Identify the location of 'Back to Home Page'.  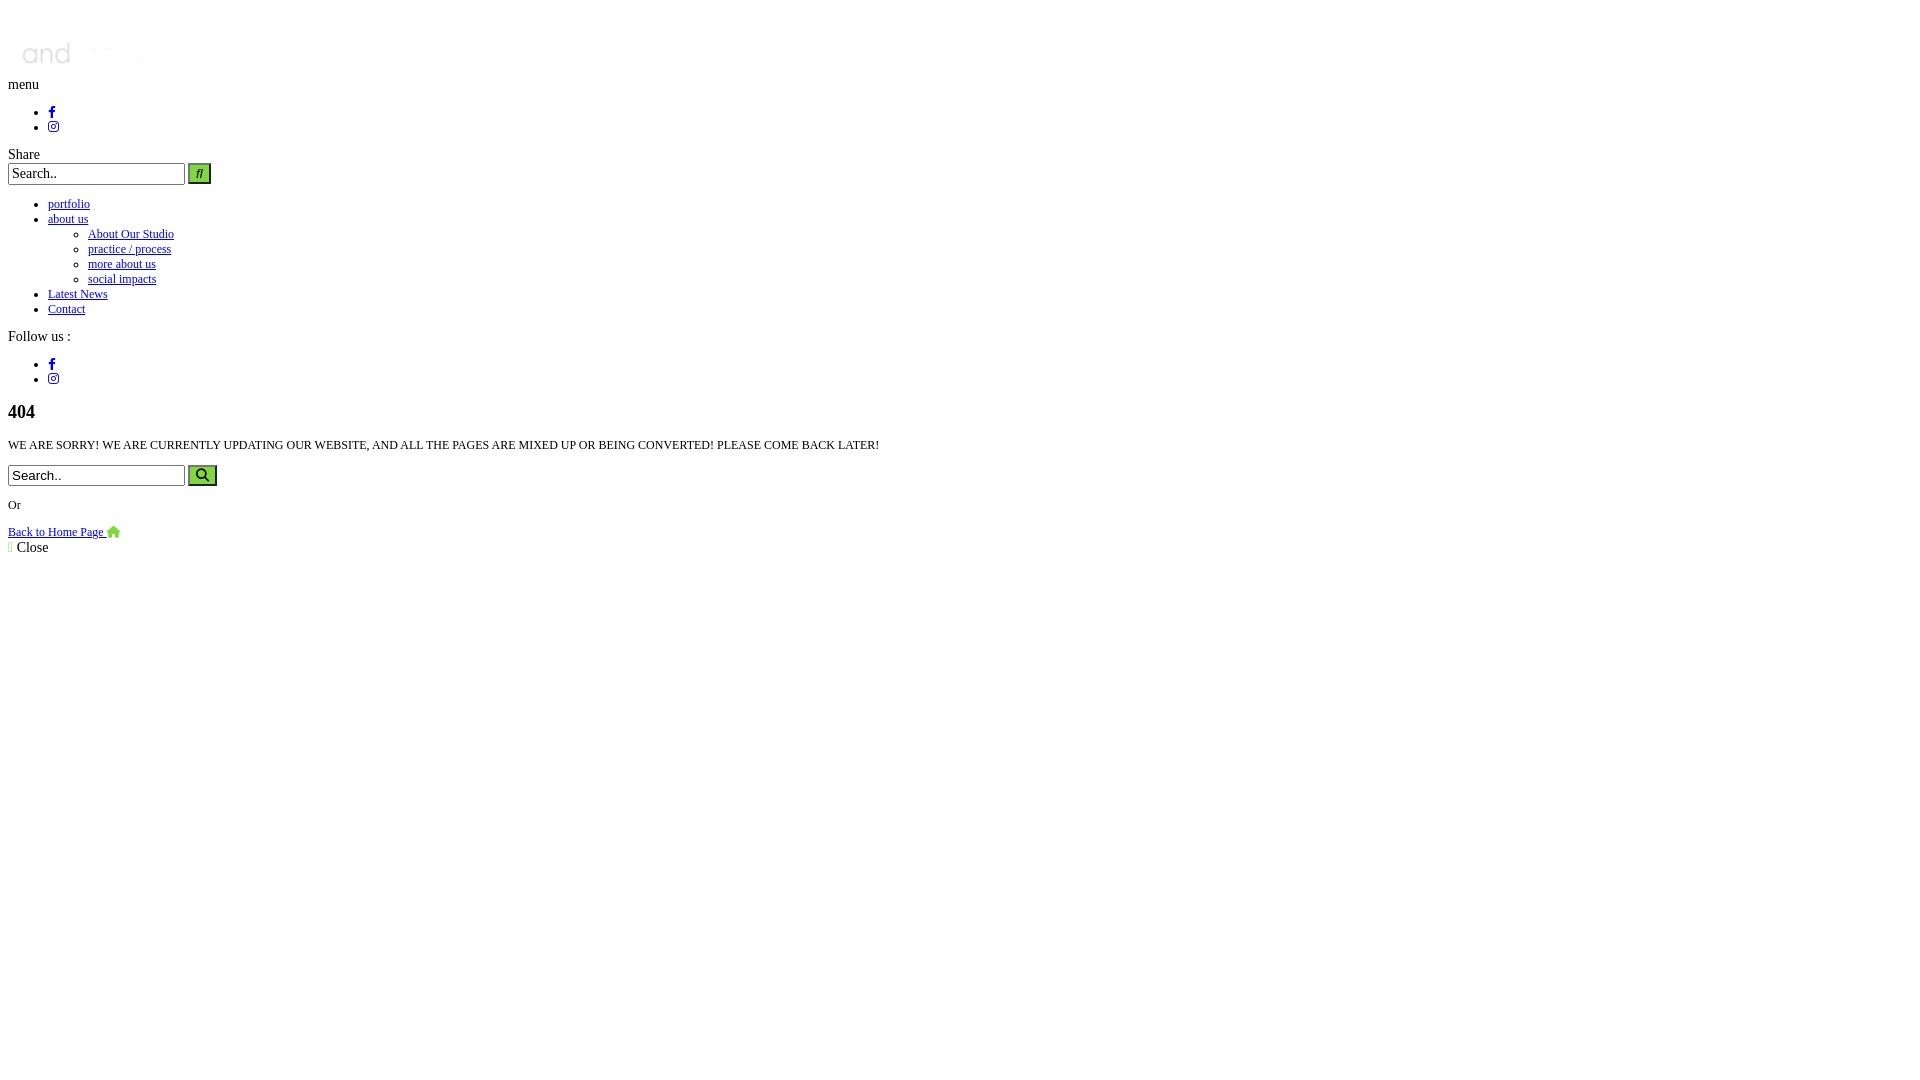
(64, 531).